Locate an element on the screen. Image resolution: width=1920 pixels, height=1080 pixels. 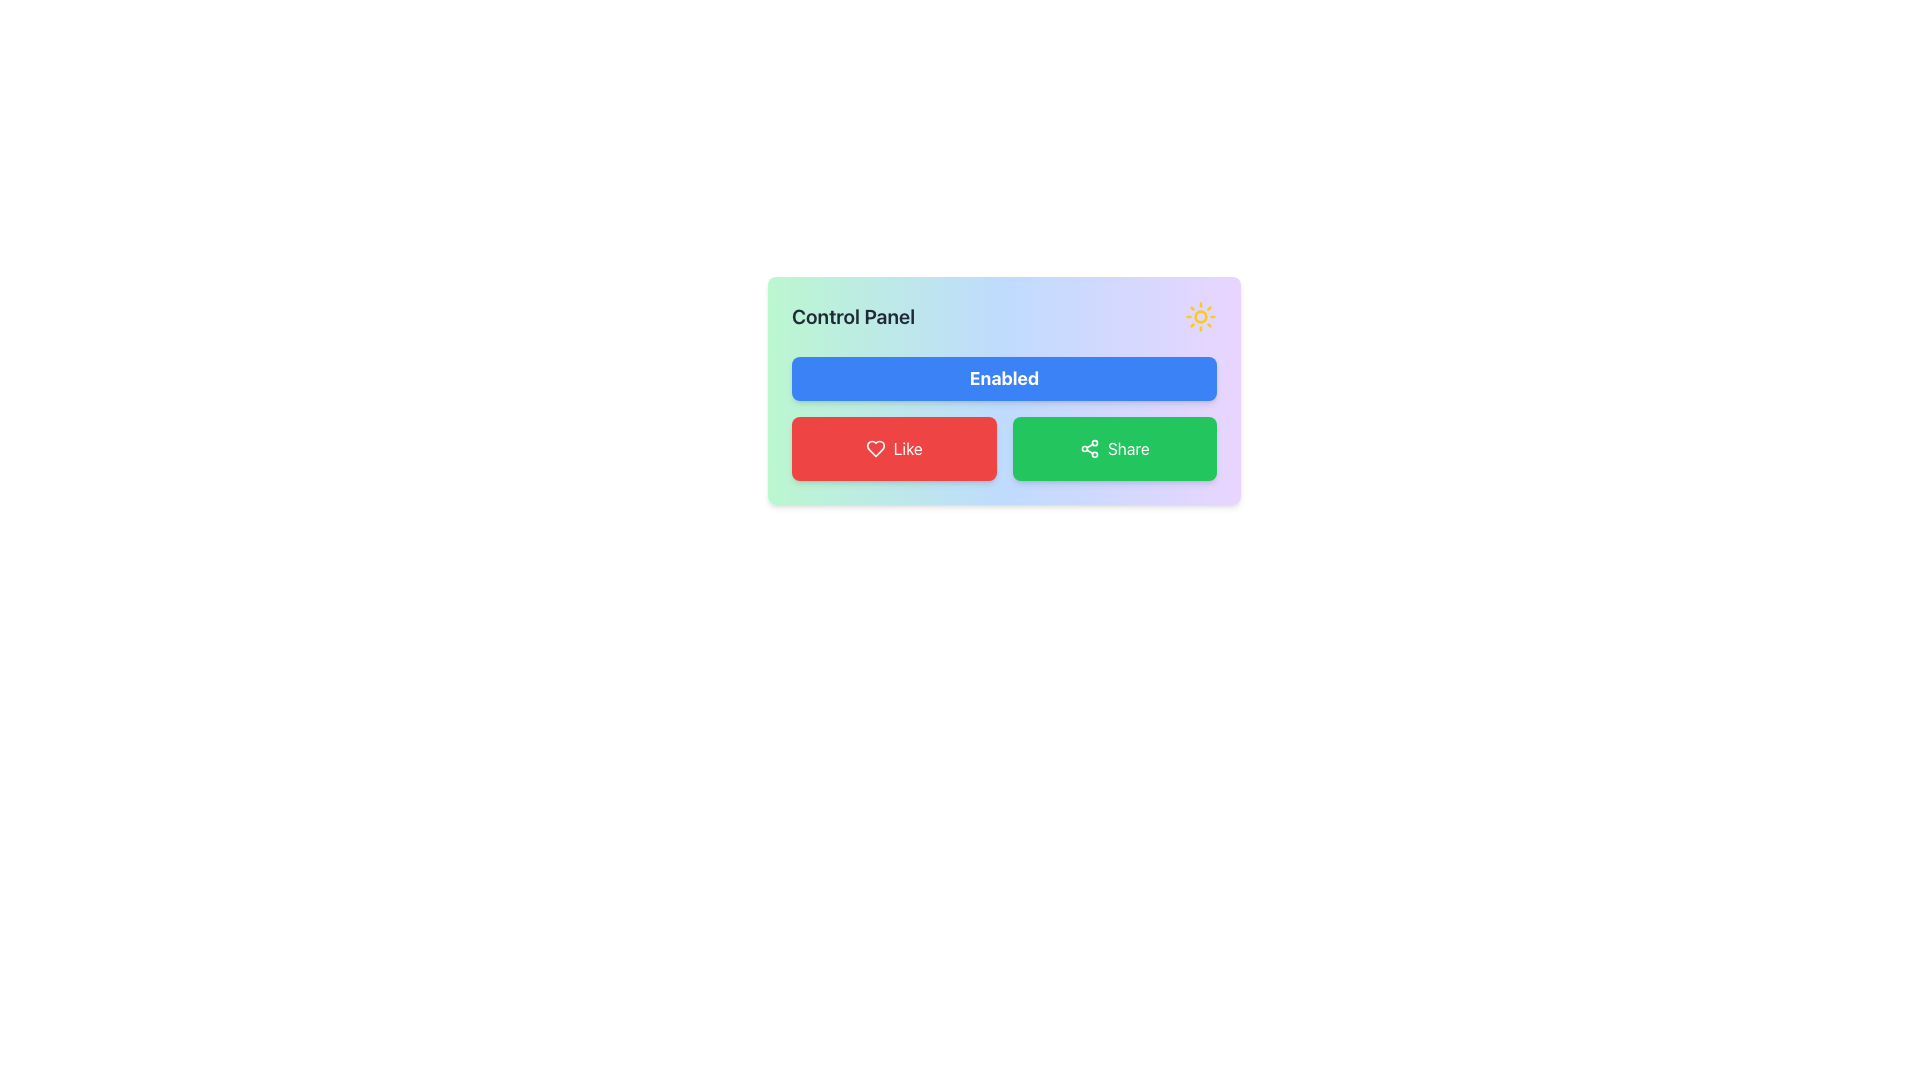
the decorative light icon located at the top right corner of the Control Panel, enhancing the visual aspects of the interface is located at coordinates (1200, 315).